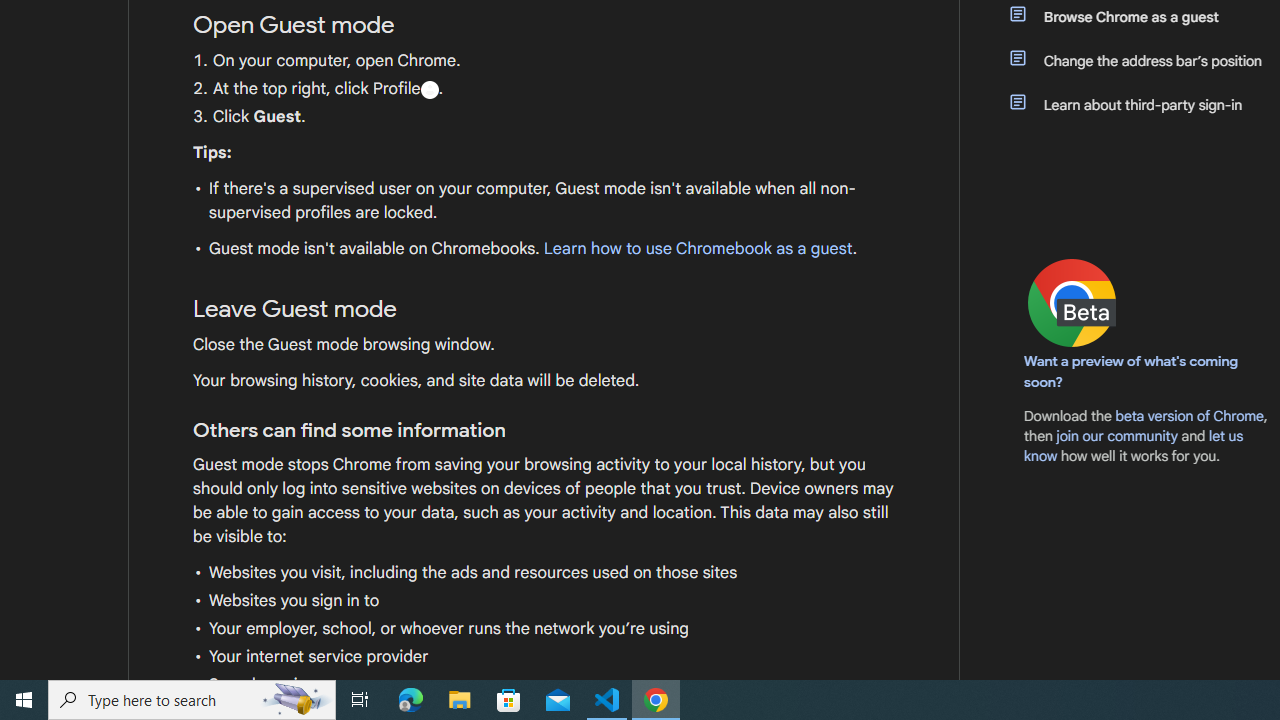 This screenshot has height=720, width=1280. I want to click on 'join our community', so click(1115, 434).